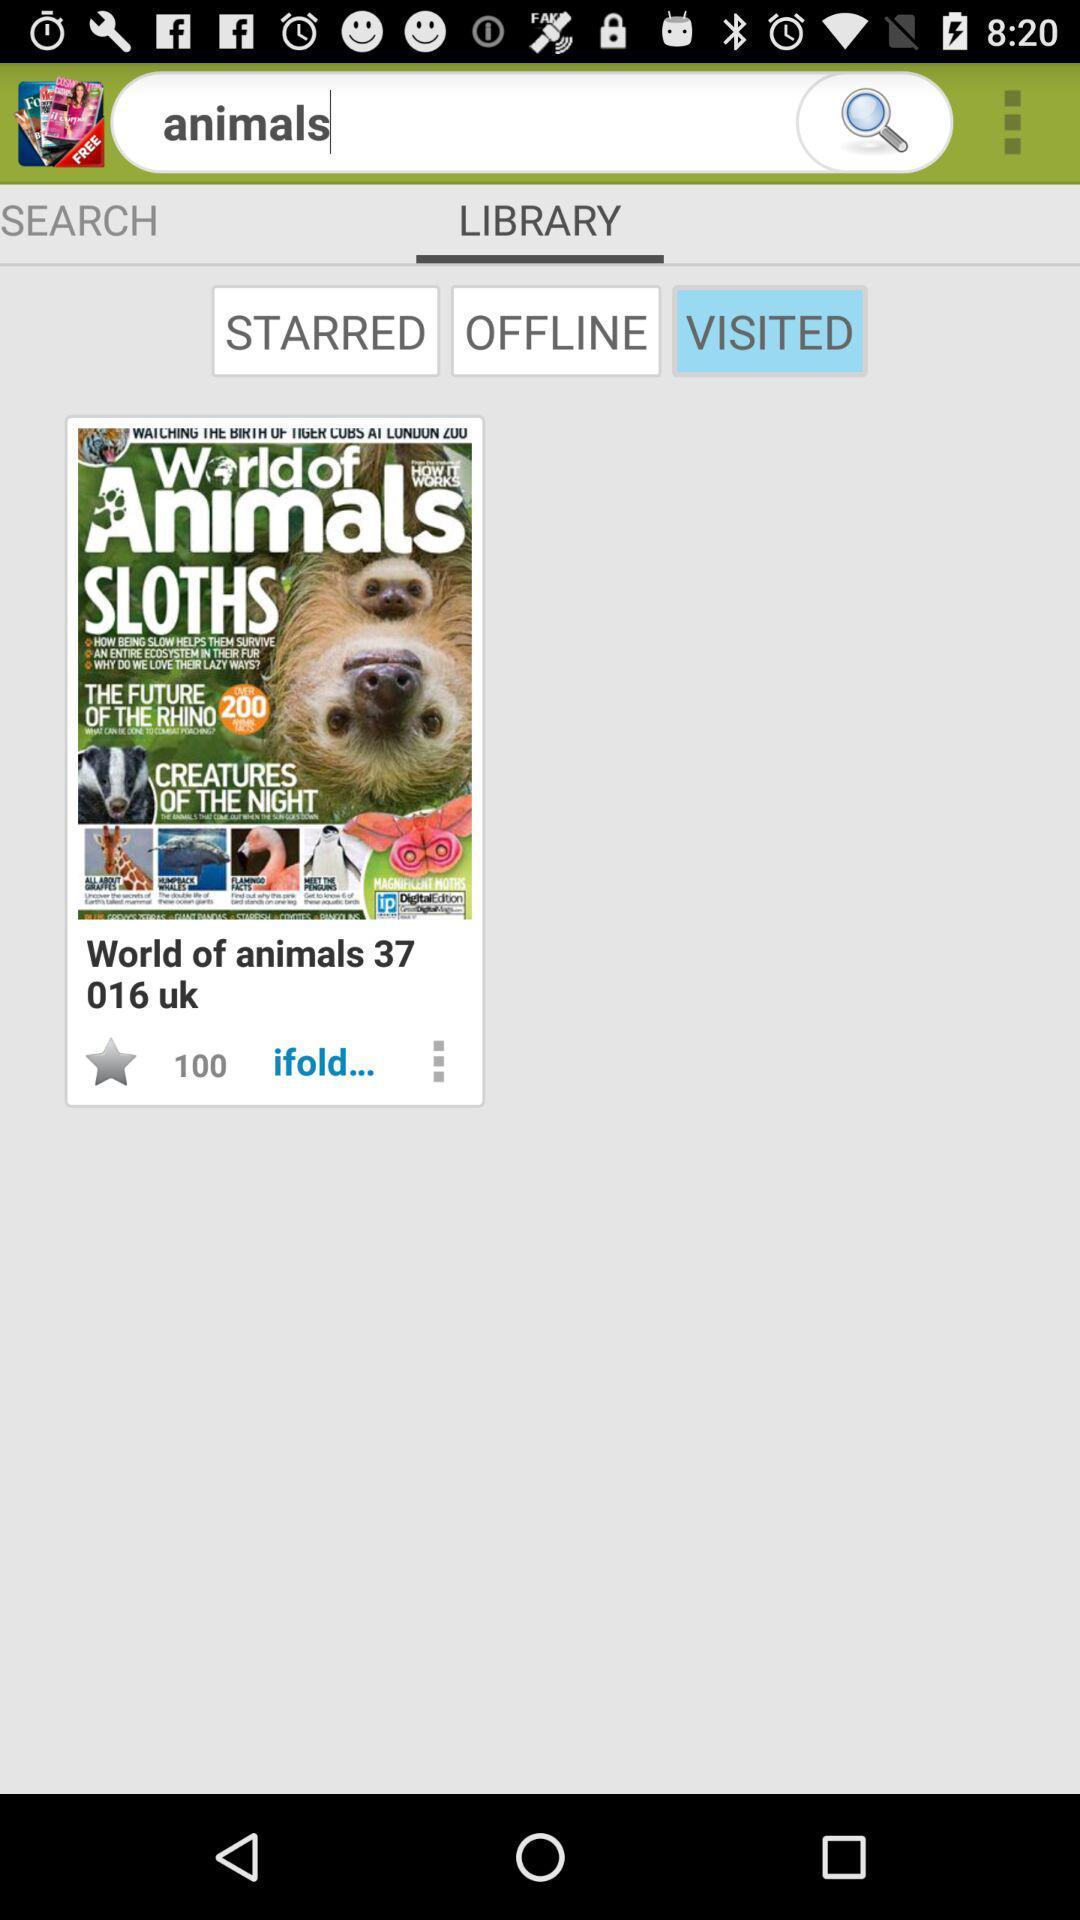 Image resolution: width=1080 pixels, height=1920 pixels. I want to click on option menu, so click(437, 1060).